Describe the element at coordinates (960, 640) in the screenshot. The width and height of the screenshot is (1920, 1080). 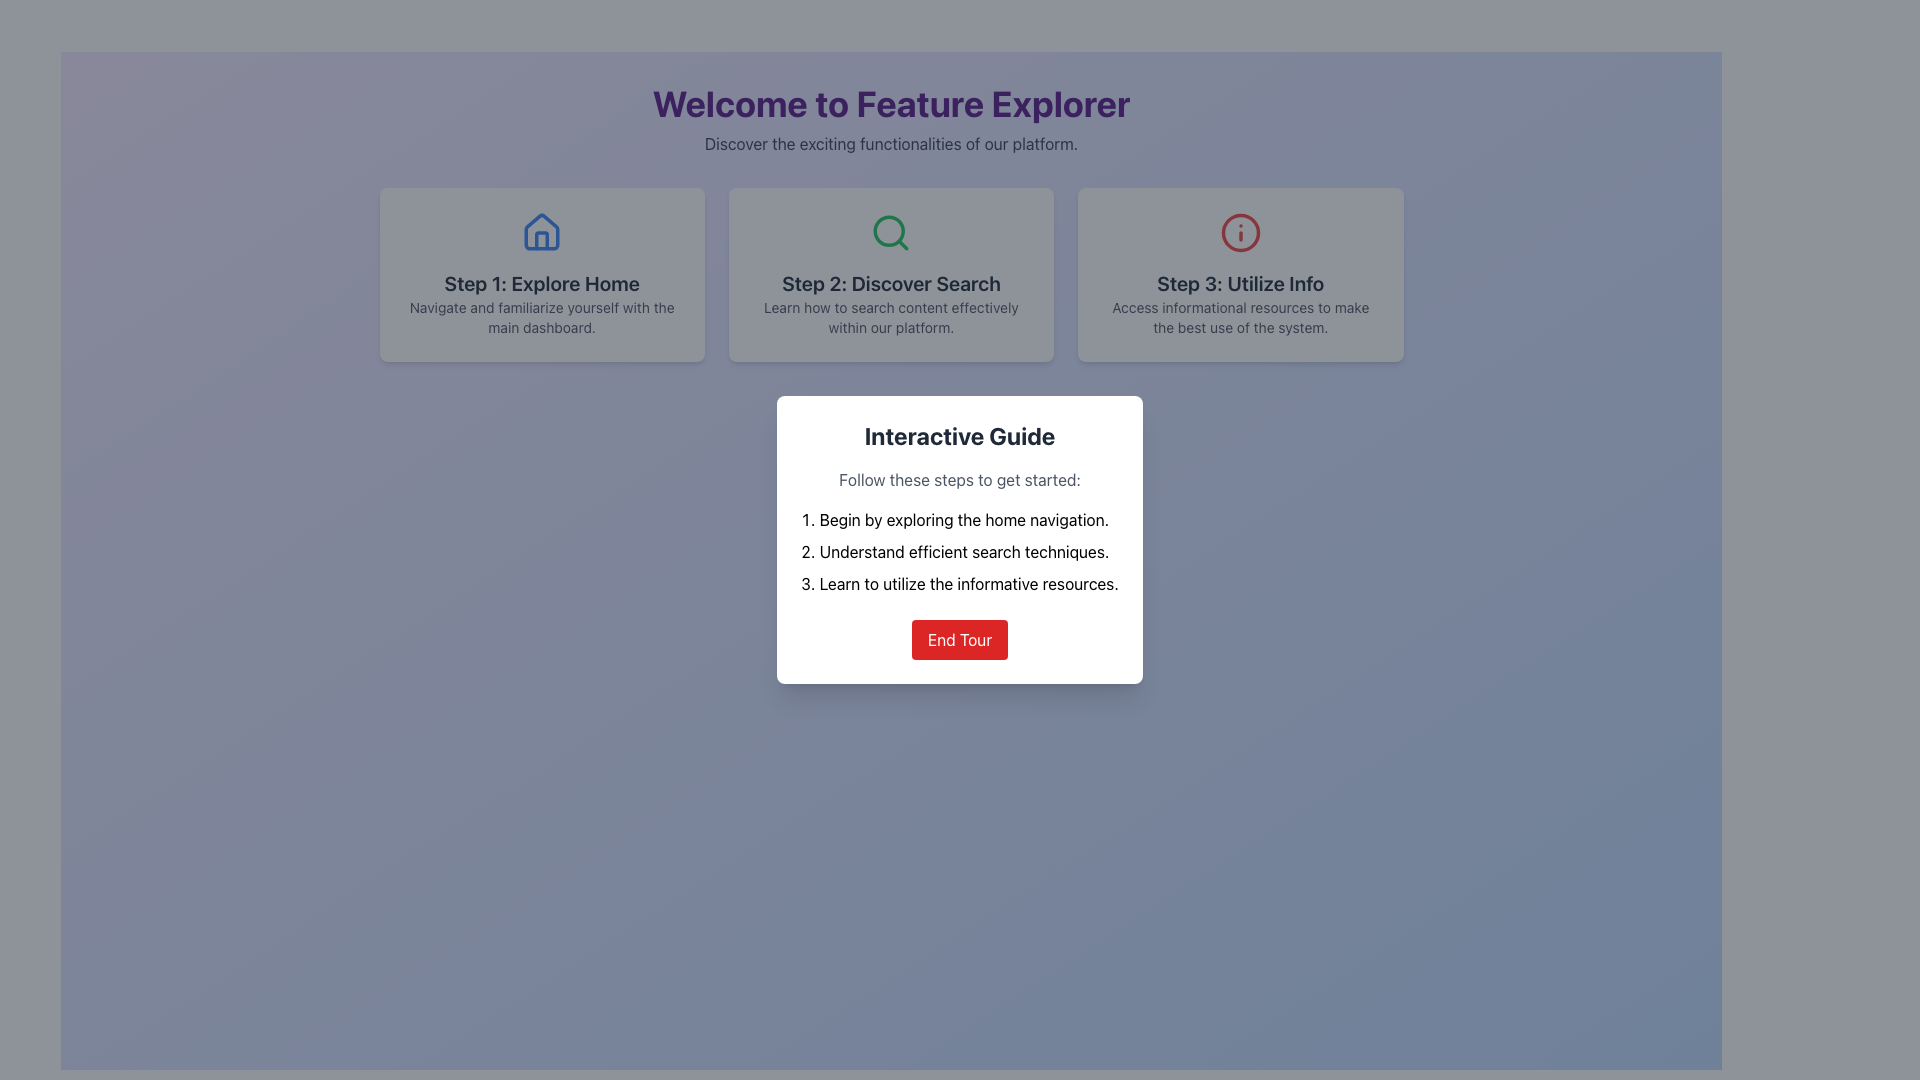
I see `the rectangular button with a red background and white text that reads 'End Tour', located at the bottom of the 'Interactive Guide' modal` at that location.